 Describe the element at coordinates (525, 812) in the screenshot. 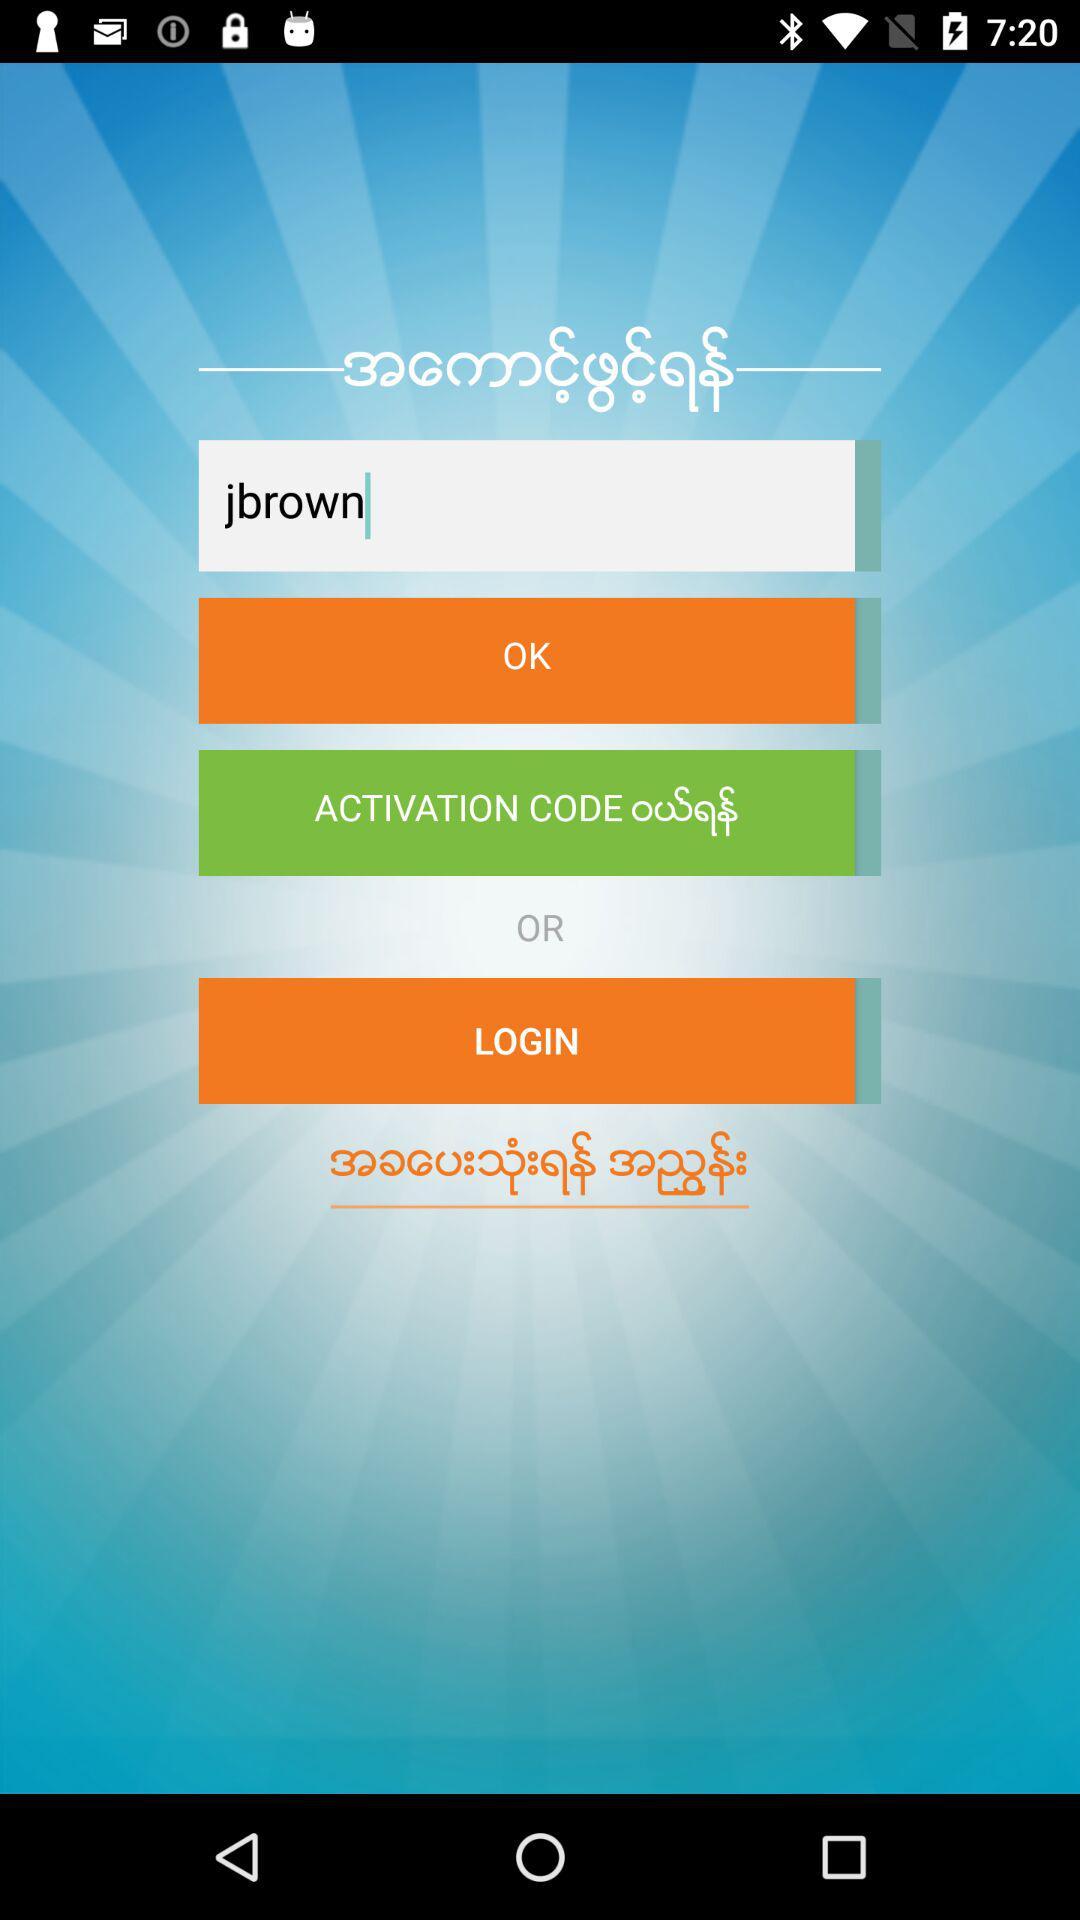

I see `icon below ok item` at that location.